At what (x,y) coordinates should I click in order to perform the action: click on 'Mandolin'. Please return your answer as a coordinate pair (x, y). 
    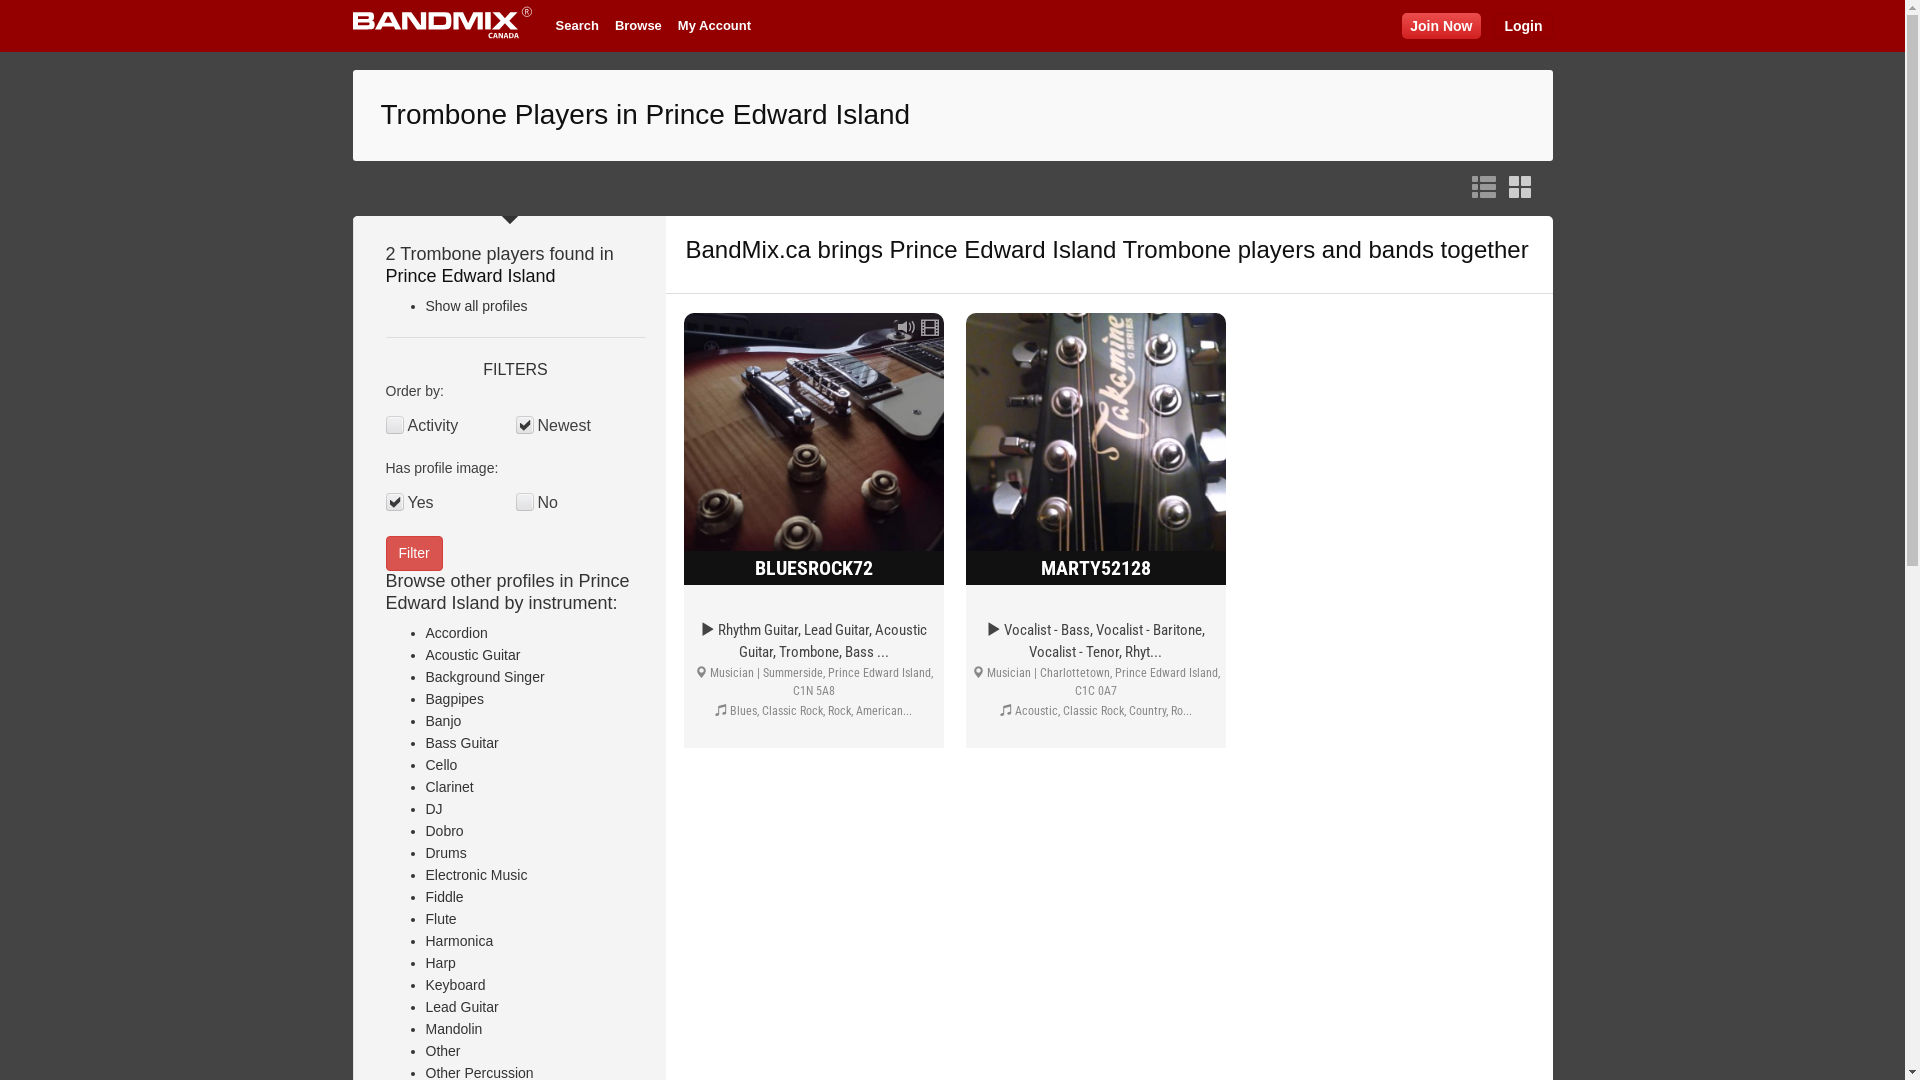
    Looking at the image, I should click on (453, 1029).